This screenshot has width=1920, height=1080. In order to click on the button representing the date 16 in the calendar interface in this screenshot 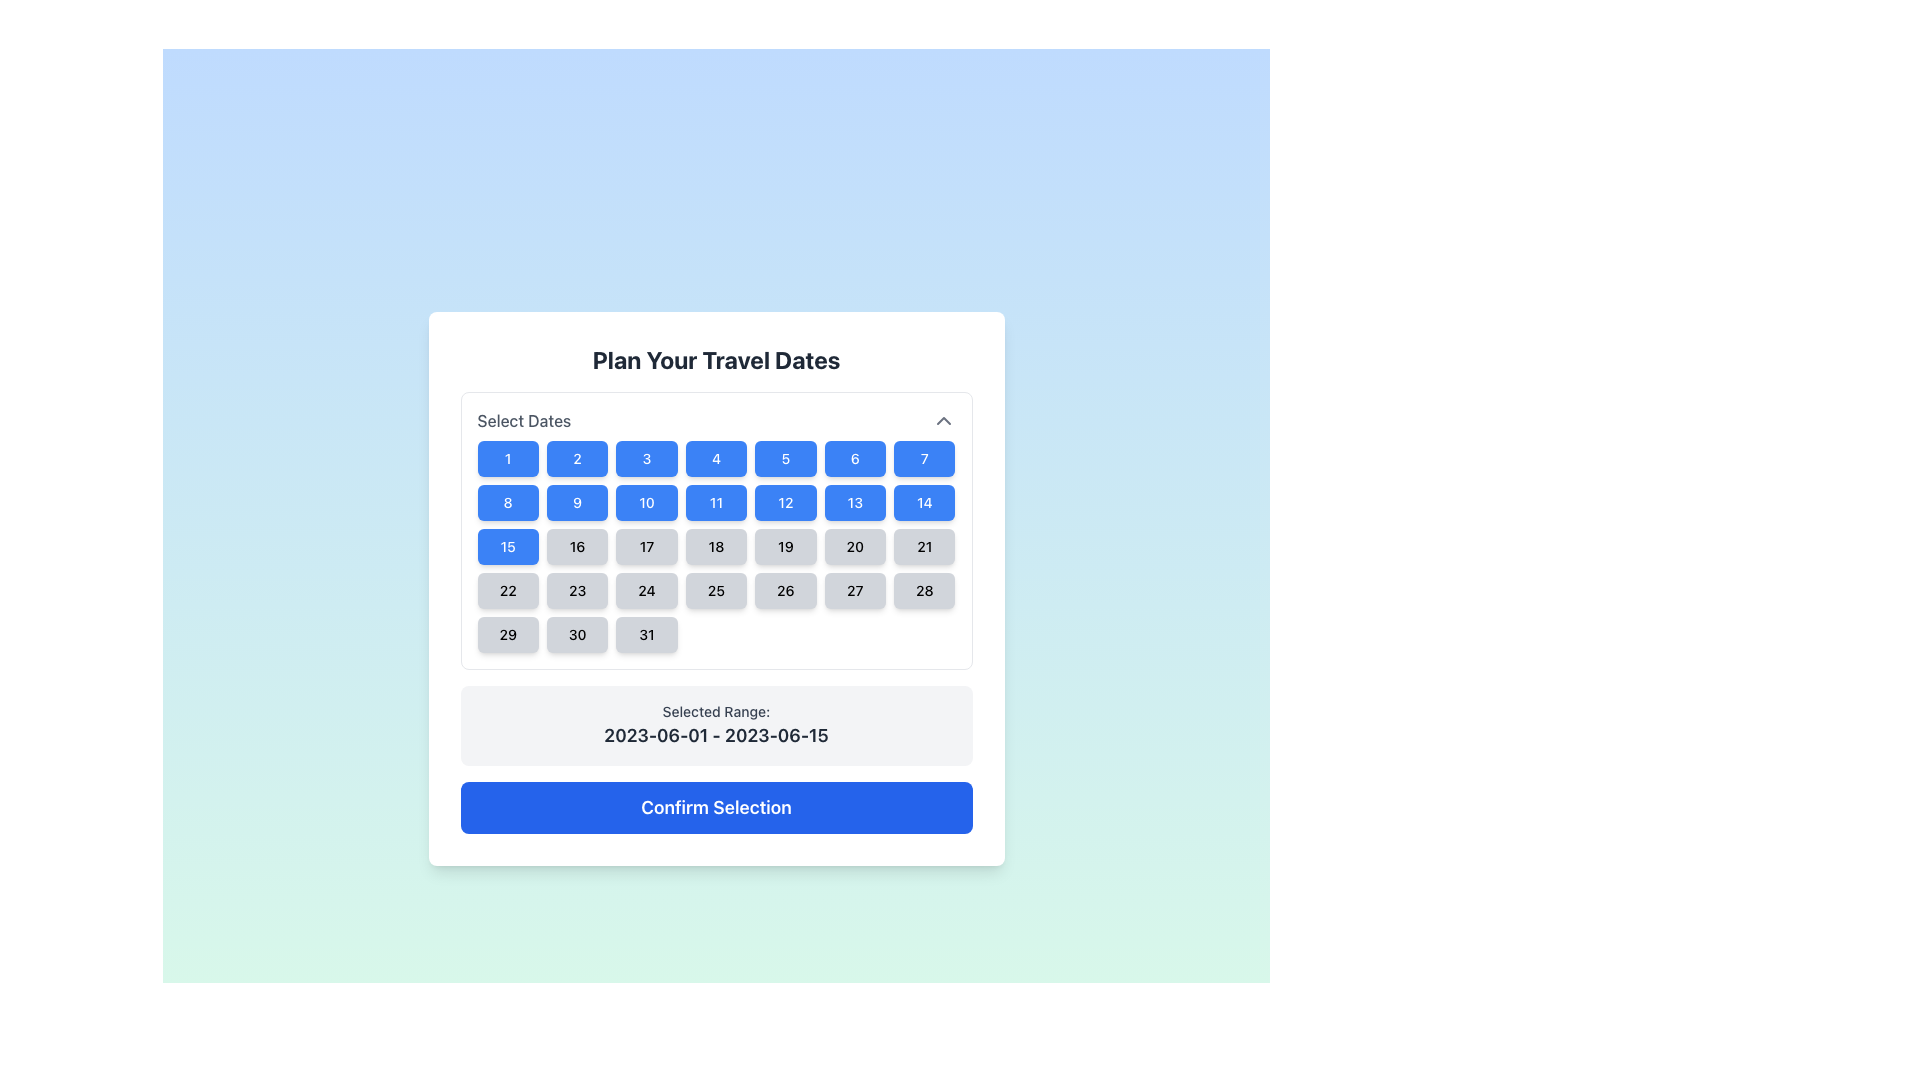, I will do `click(576, 547)`.